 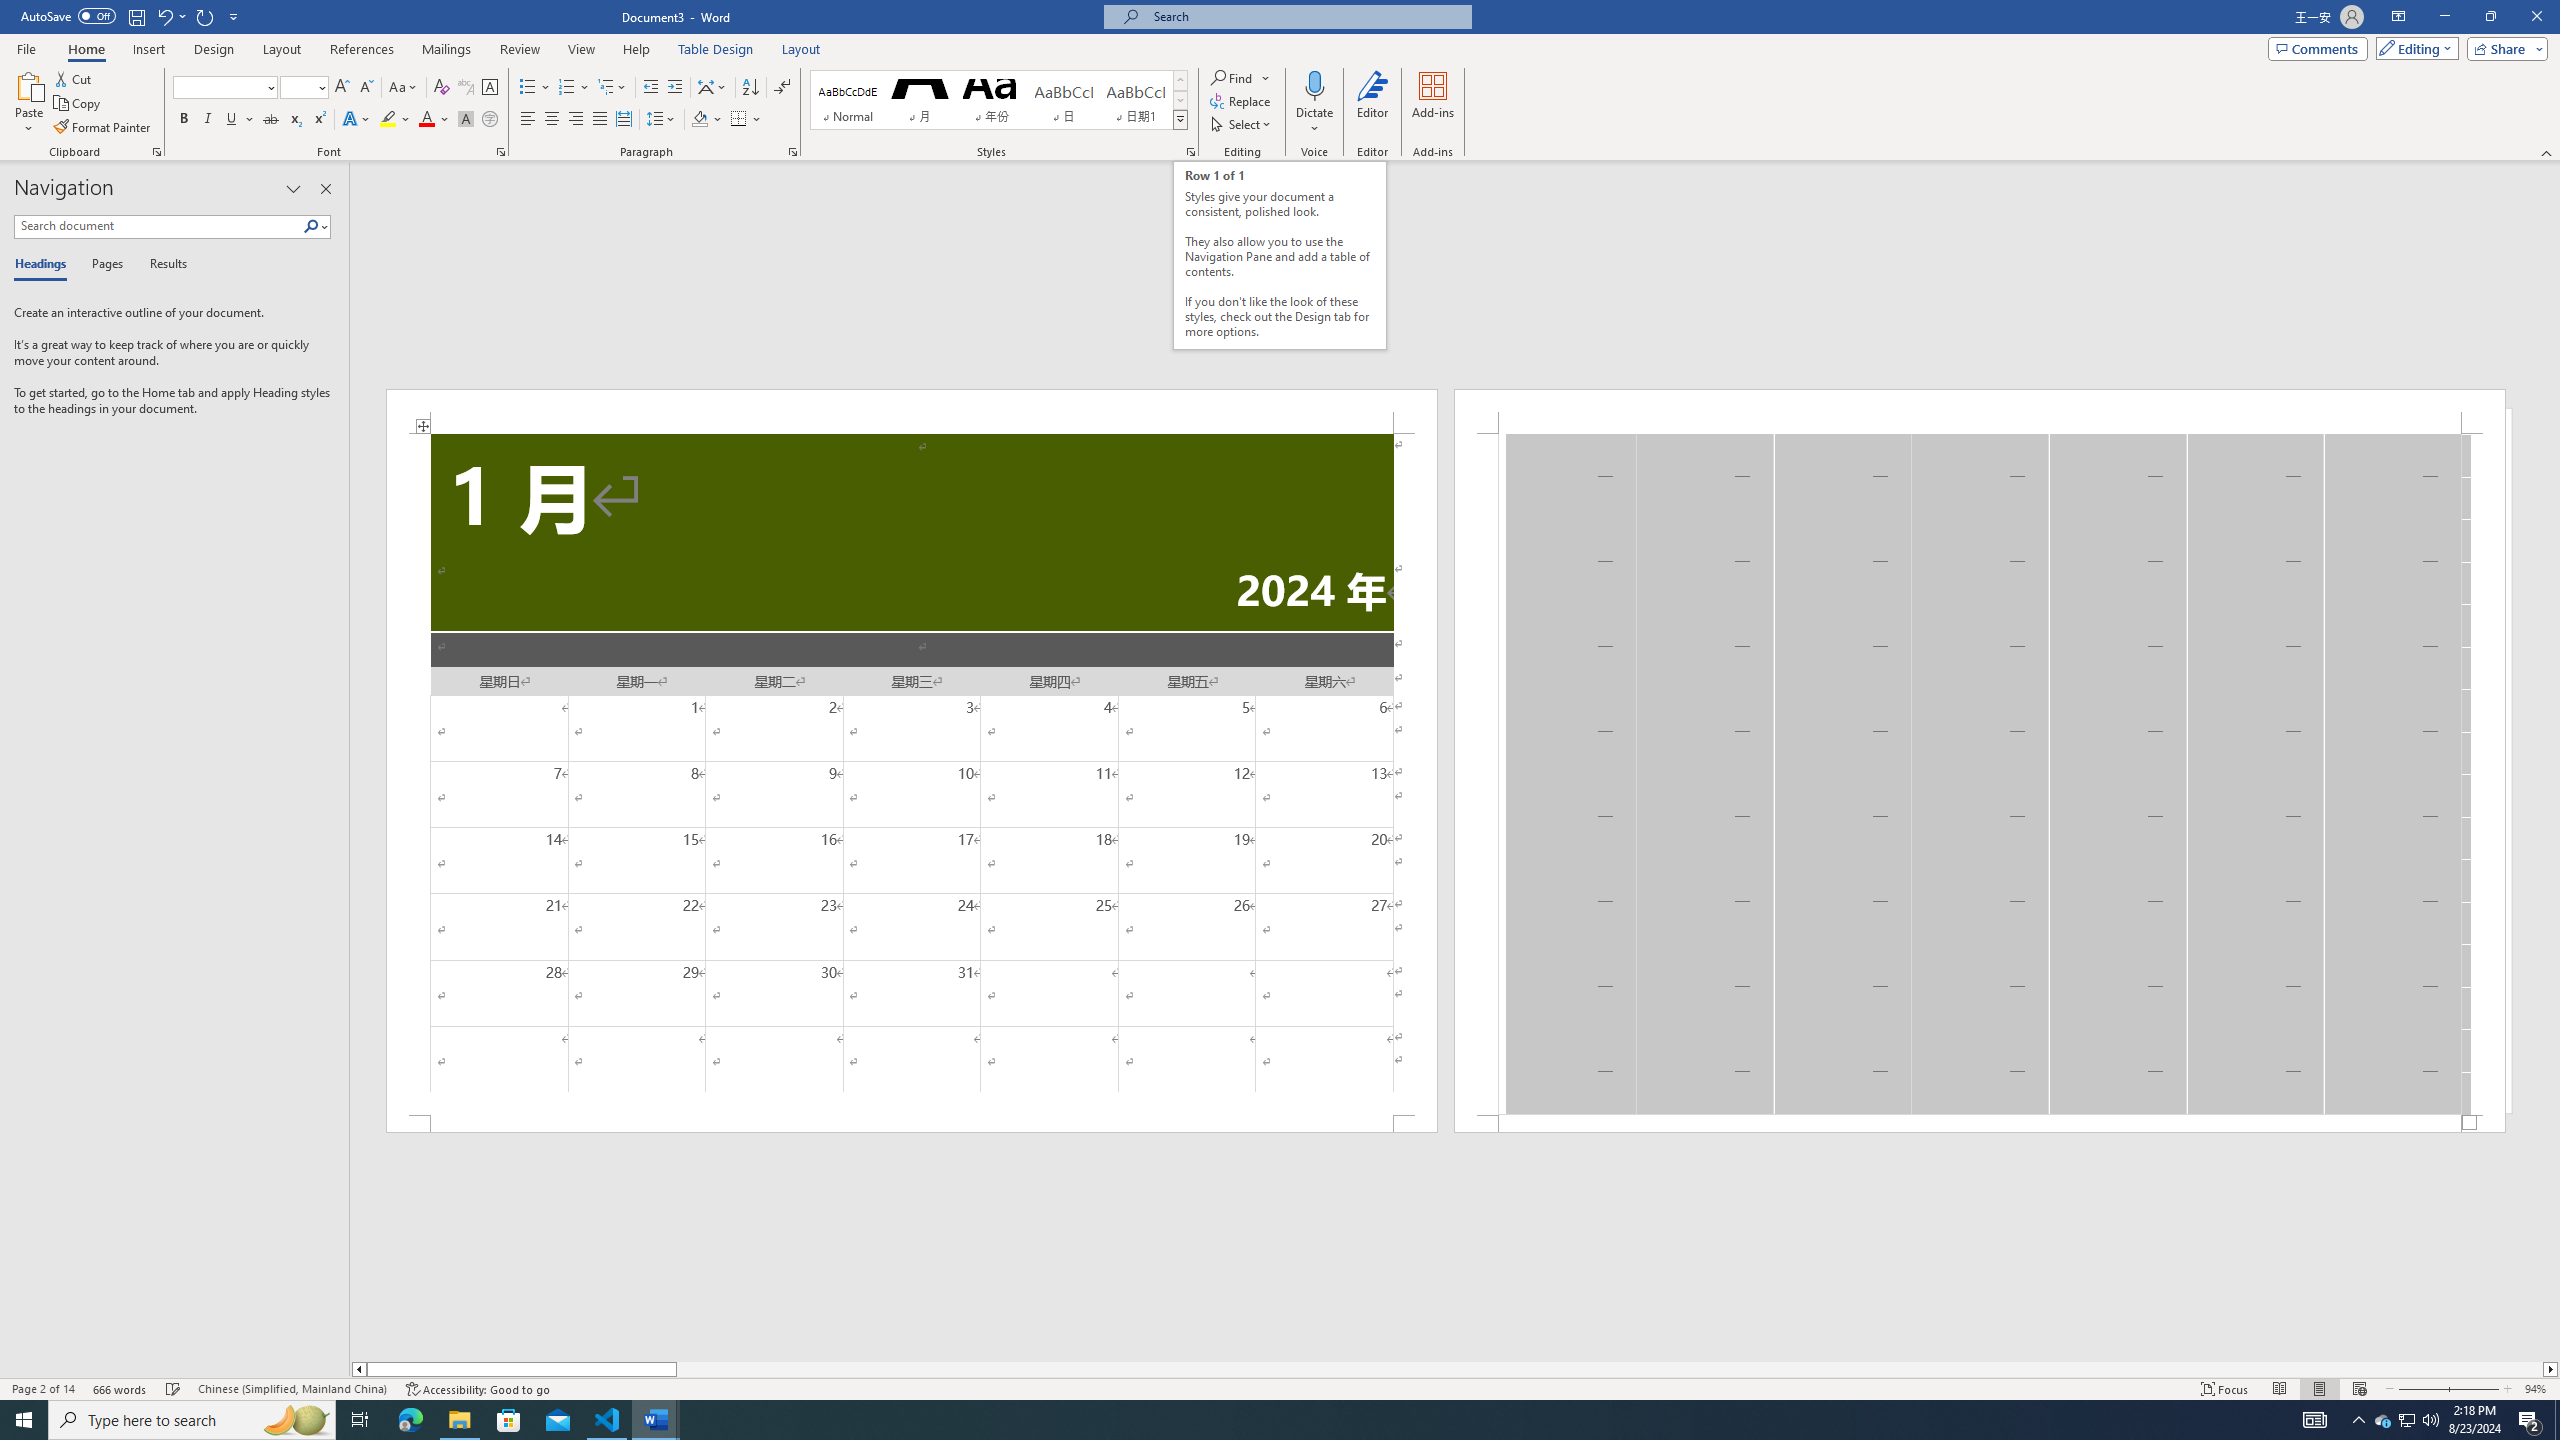 What do you see at coordinates (2551, 1368) in the screenshot?
I see `'Column right'` at bounding box center [2551, 1368].